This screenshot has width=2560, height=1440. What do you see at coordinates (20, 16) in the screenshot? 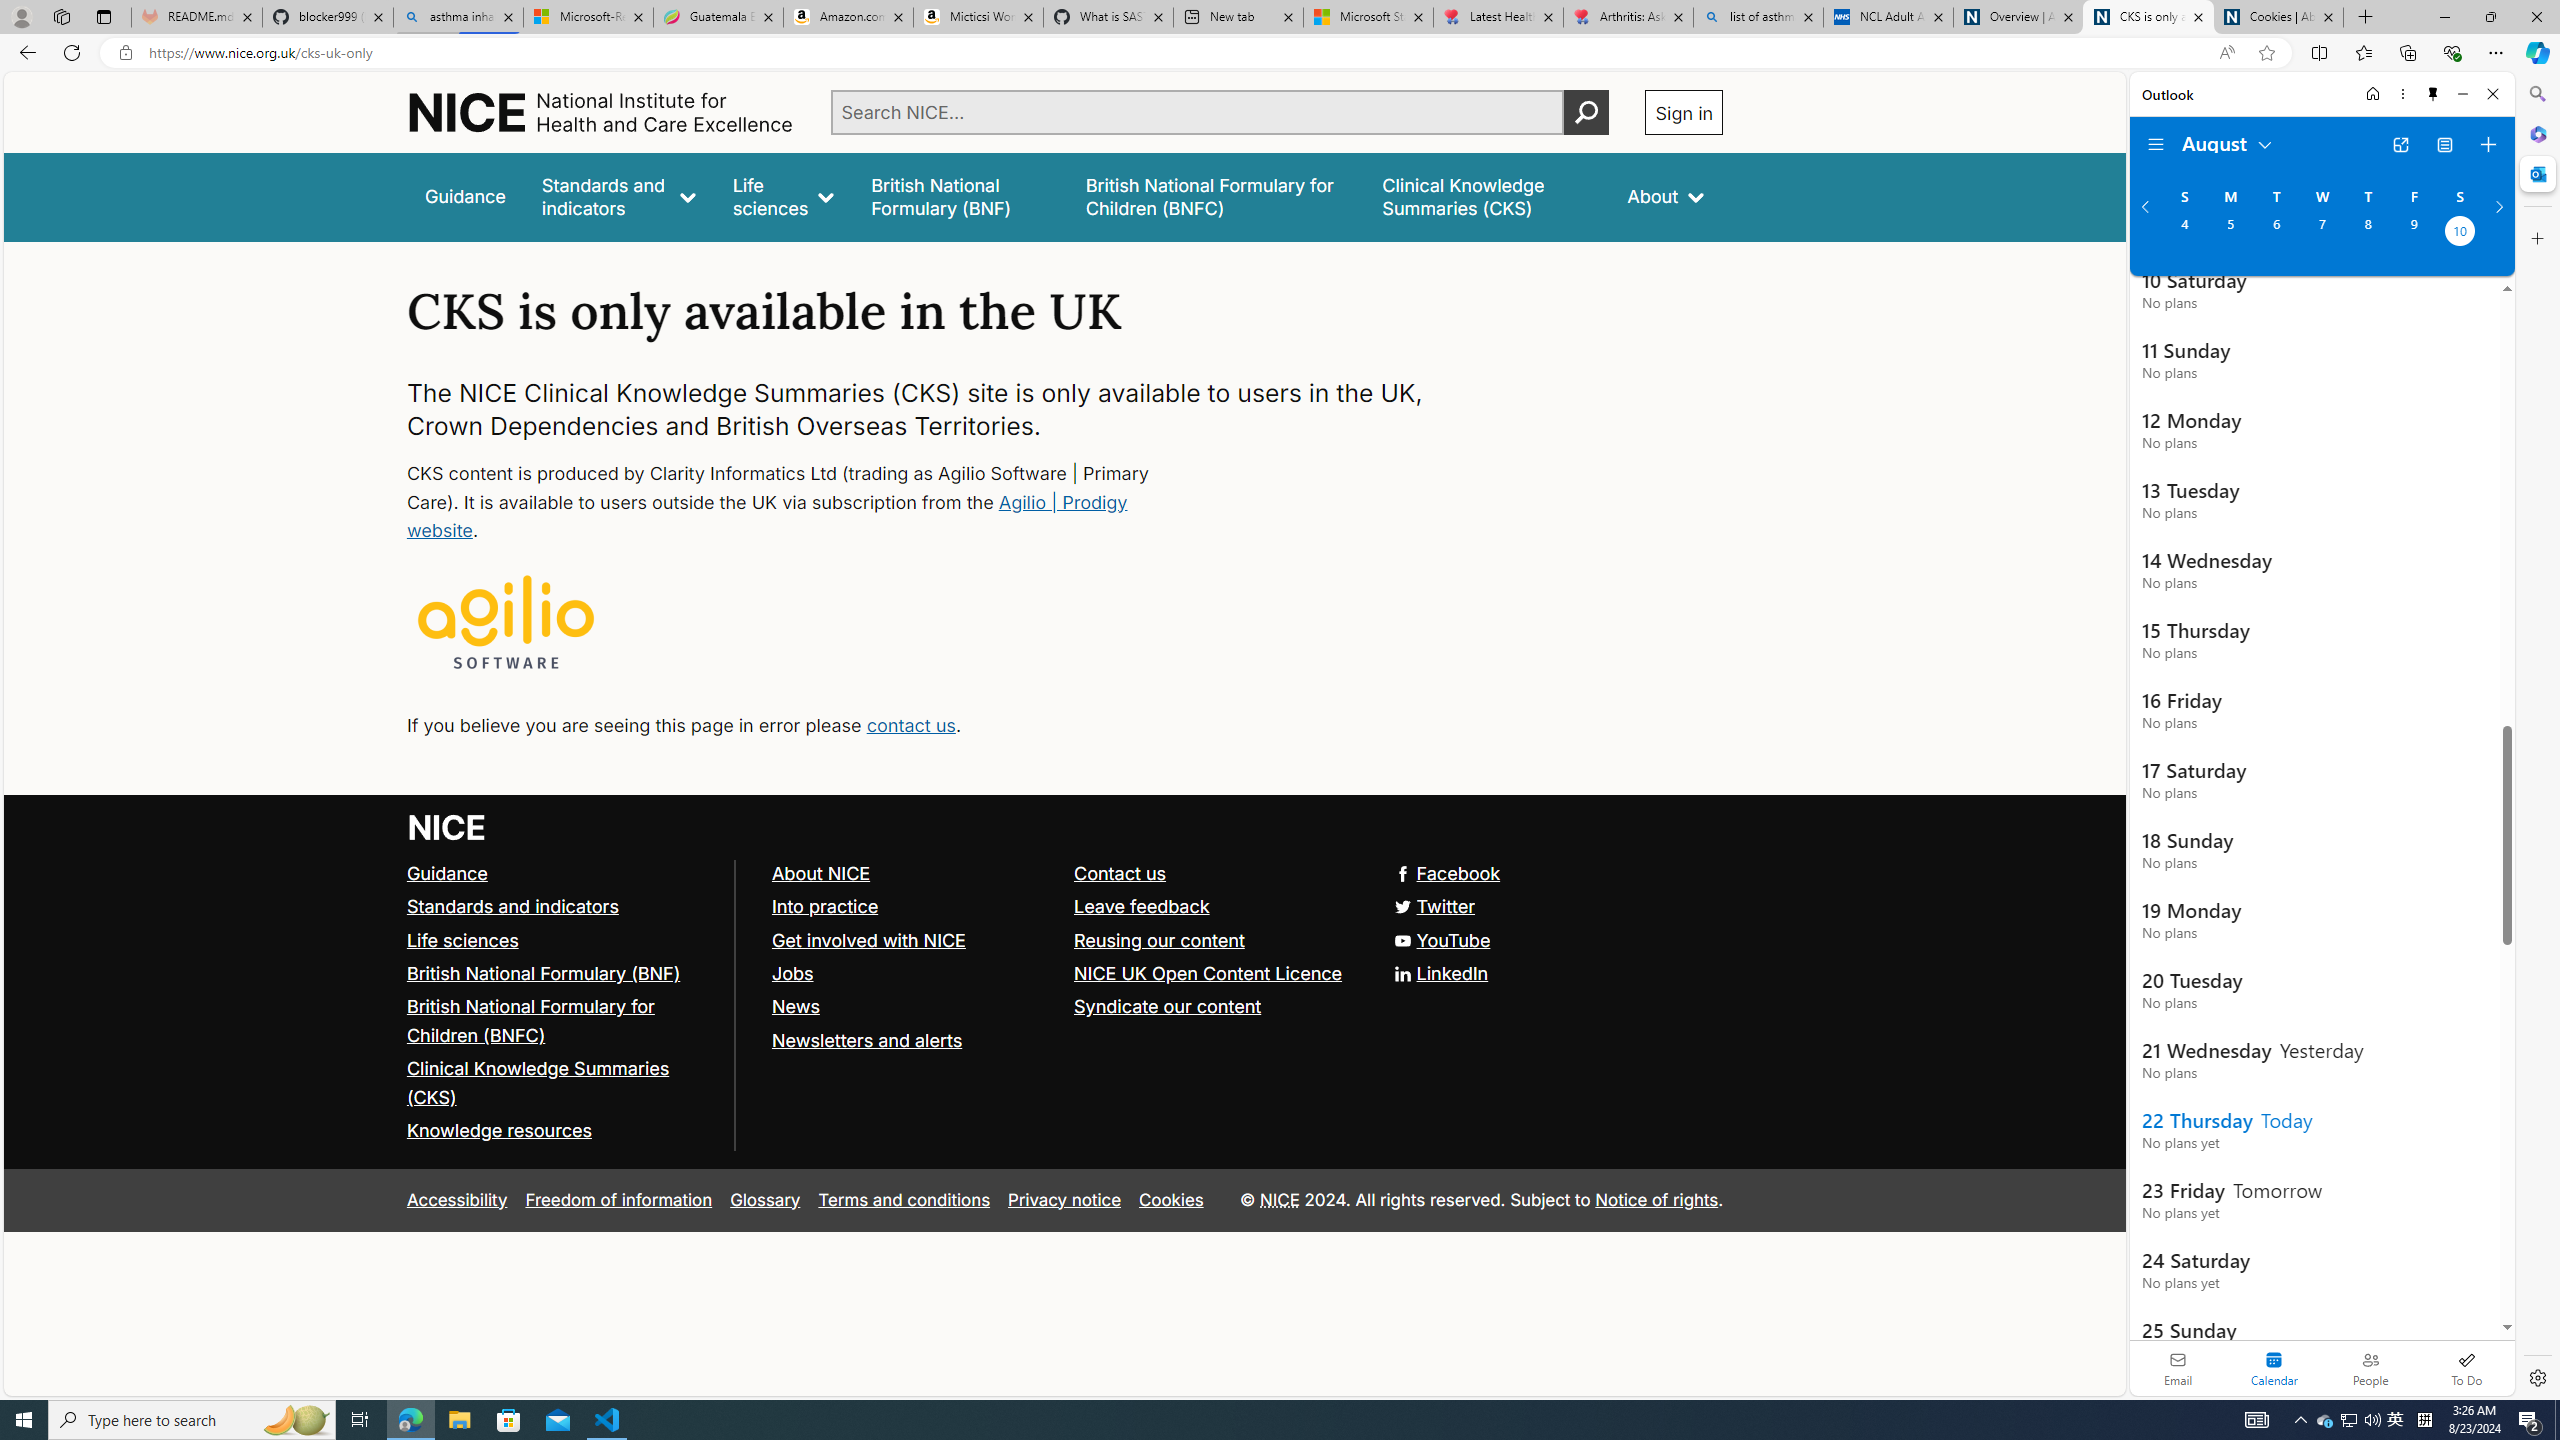
I see `'Personal Profile'` at bounding box center [20, 16].